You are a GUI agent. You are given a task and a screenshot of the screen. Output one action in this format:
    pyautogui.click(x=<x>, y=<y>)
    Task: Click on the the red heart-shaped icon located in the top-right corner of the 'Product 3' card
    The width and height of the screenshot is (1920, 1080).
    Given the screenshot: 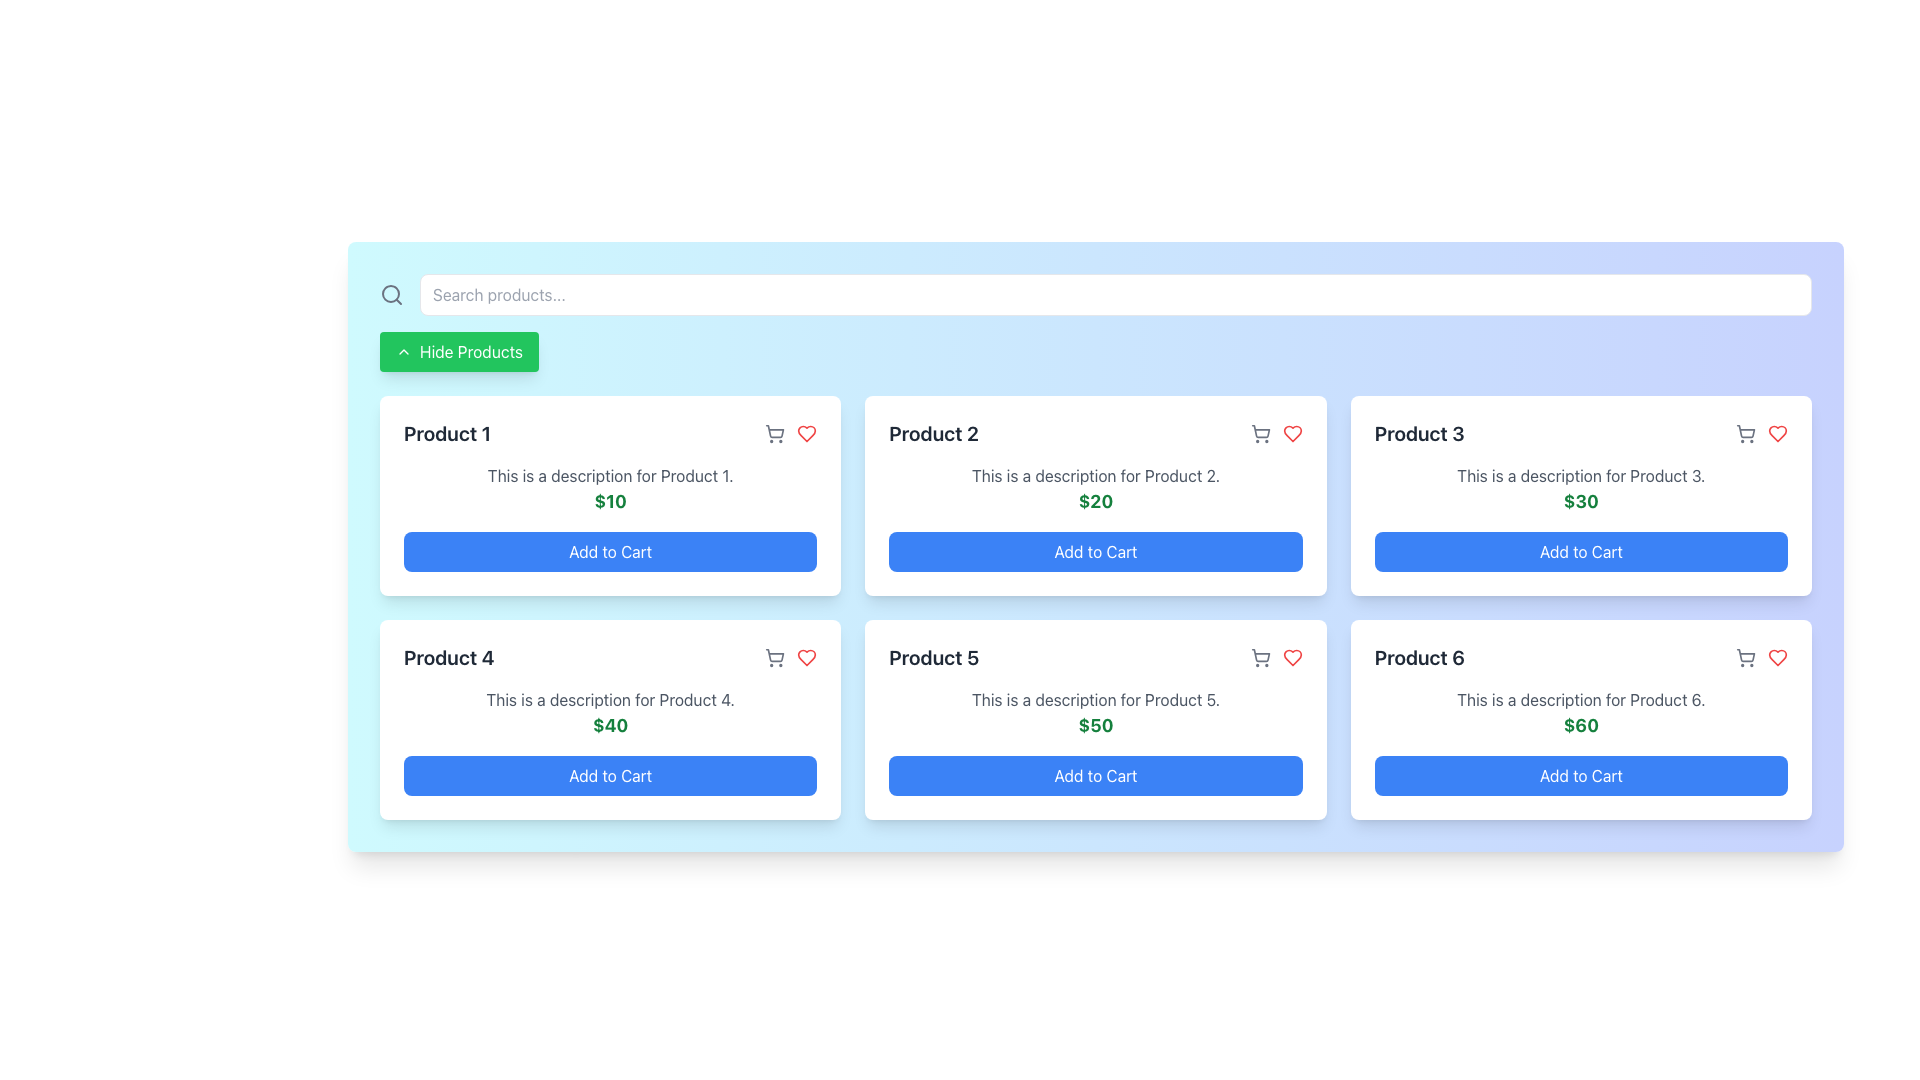 What is the action you would take?
    pyautogui.click(x=1777, y=433)
    